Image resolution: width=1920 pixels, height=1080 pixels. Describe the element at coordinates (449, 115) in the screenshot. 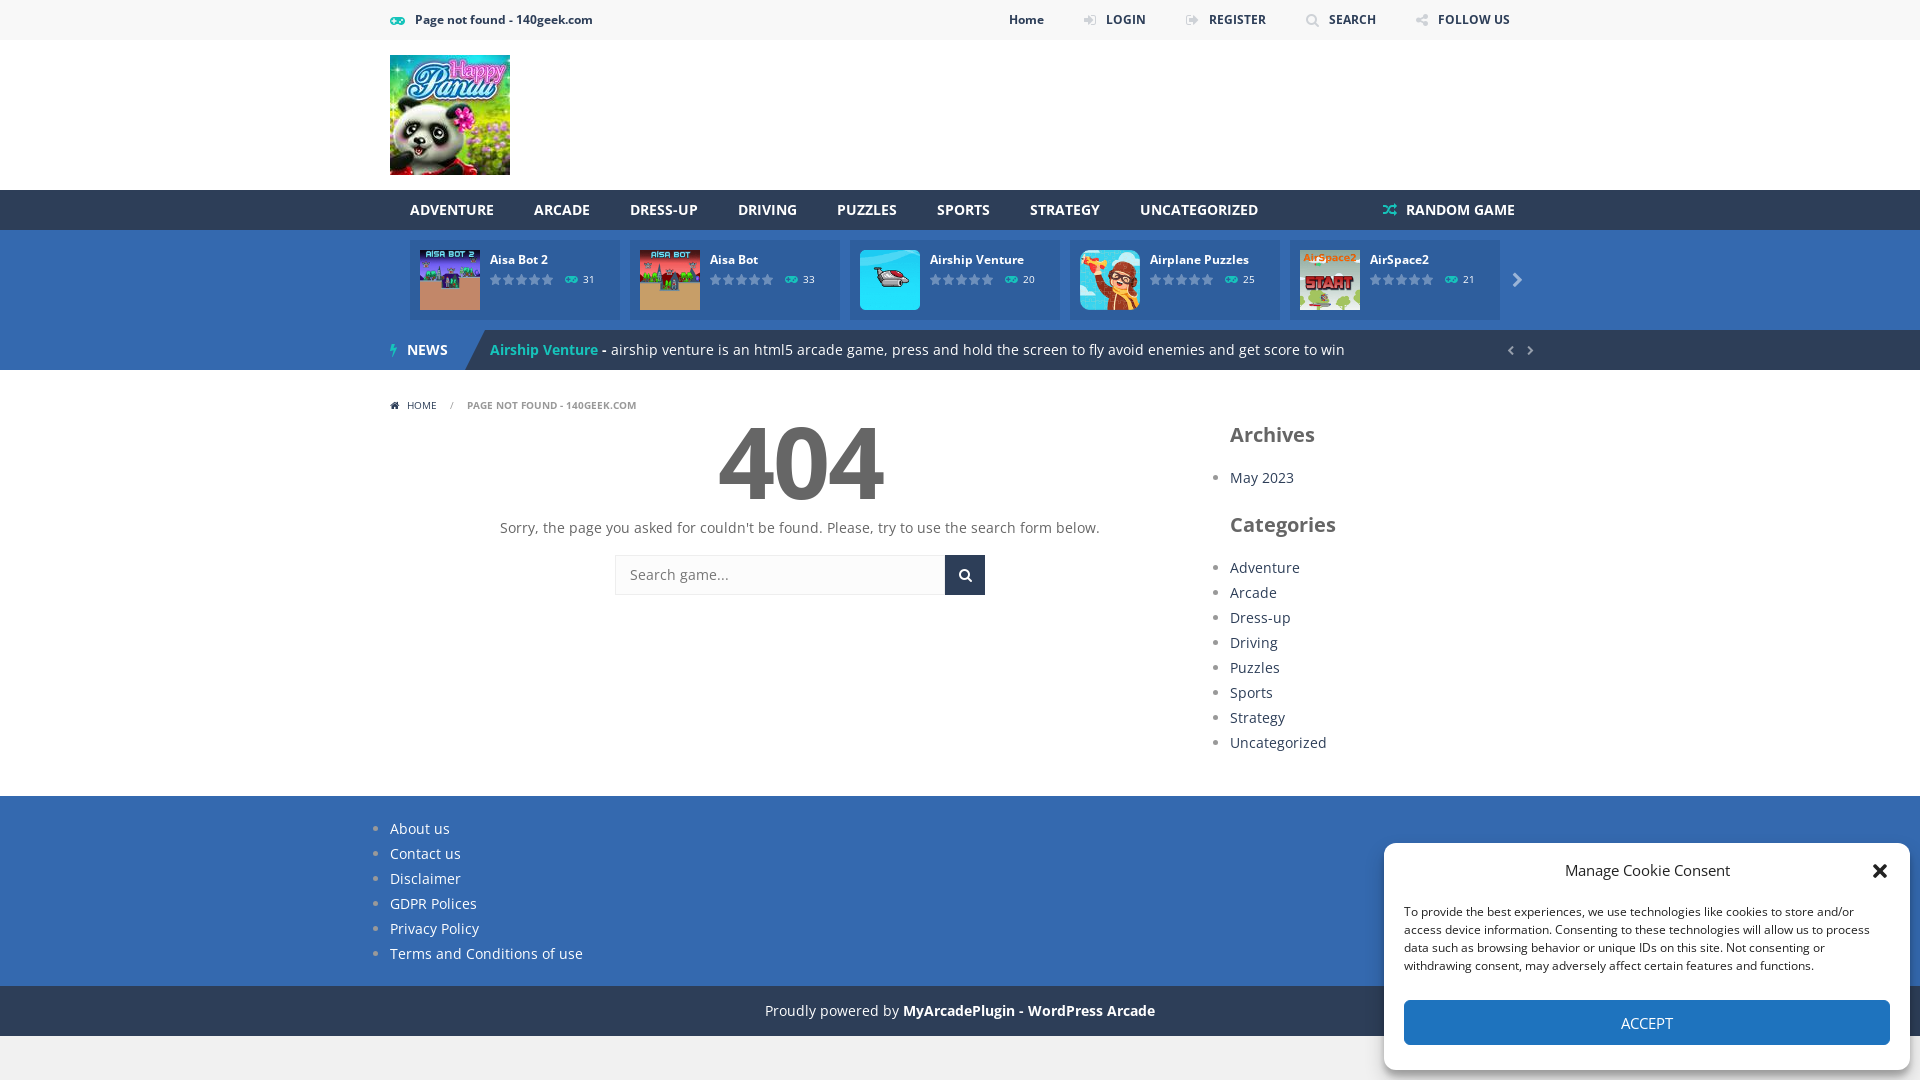

I see `'140geek.com'` at that location.